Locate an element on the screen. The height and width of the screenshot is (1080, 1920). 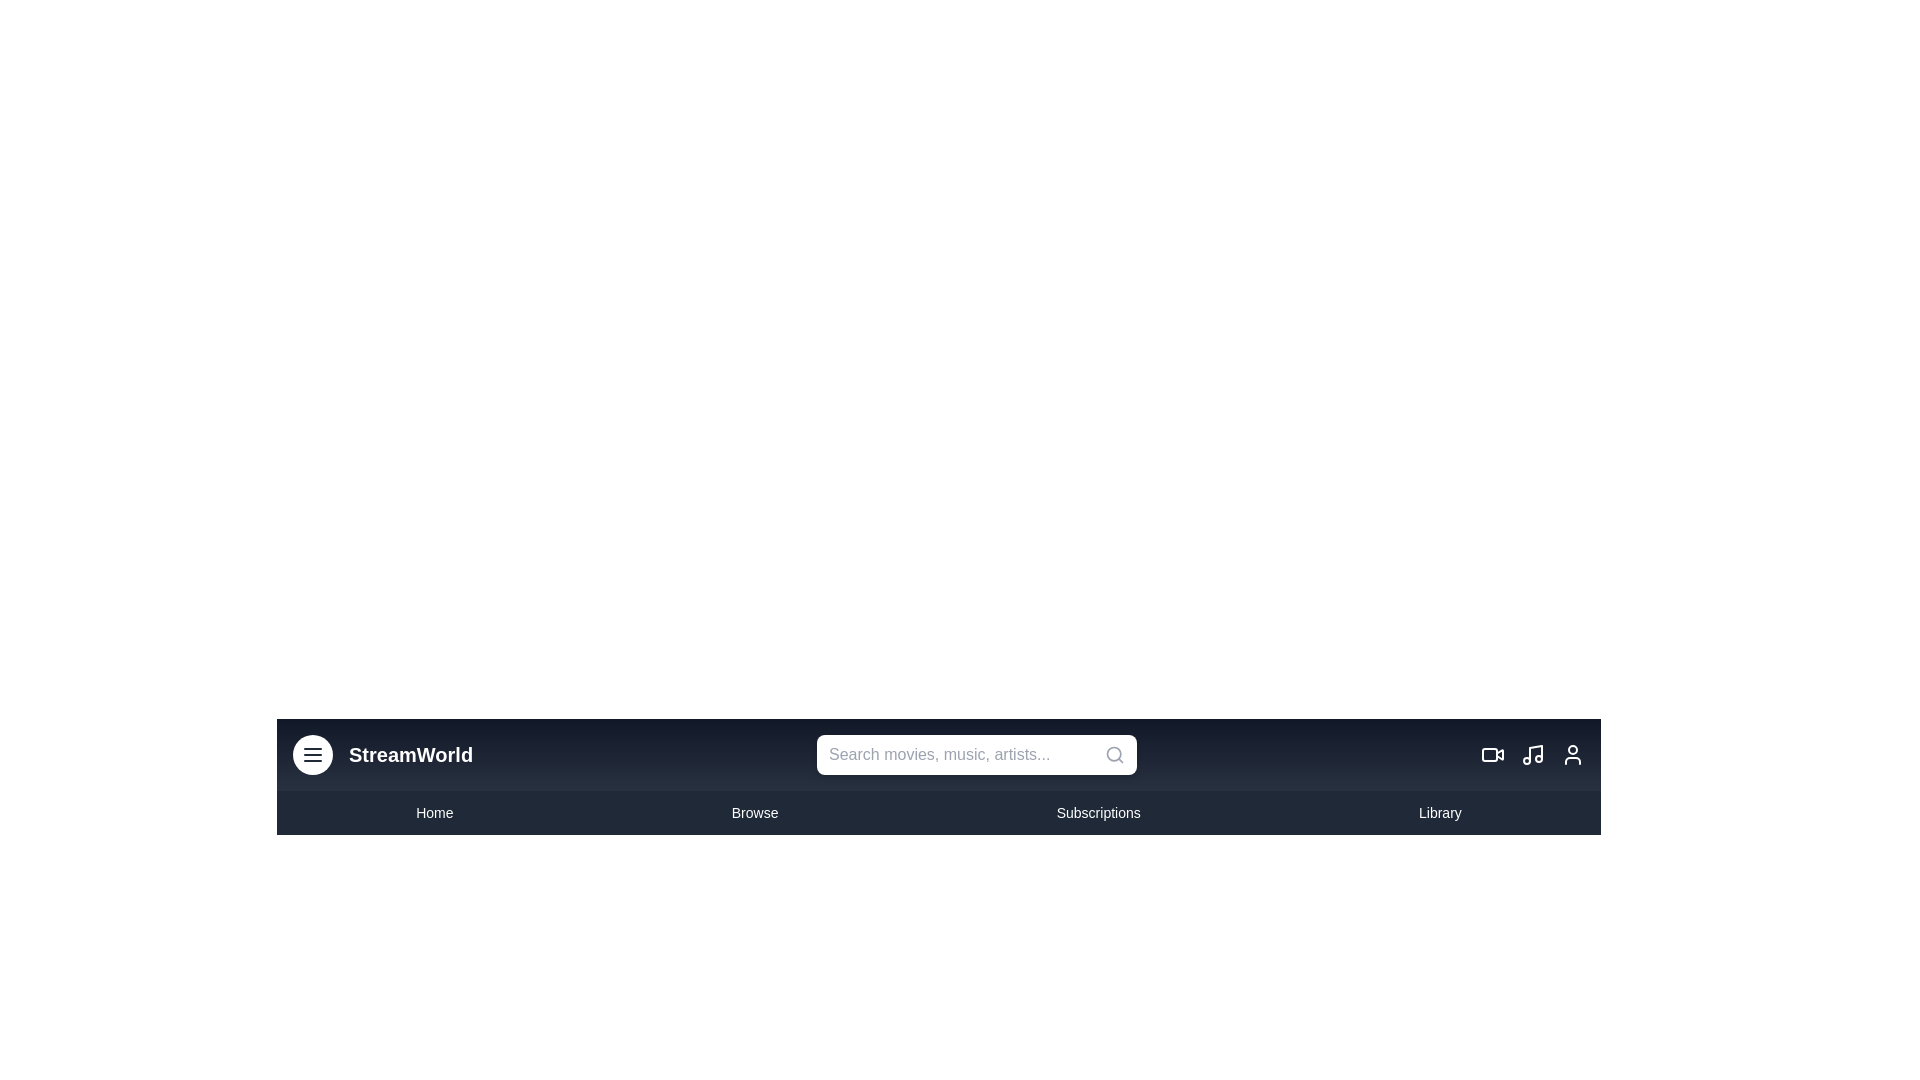
the 'Library' text in the navigation bar to navigate to the Library section is located at coordinates (1440, 813).